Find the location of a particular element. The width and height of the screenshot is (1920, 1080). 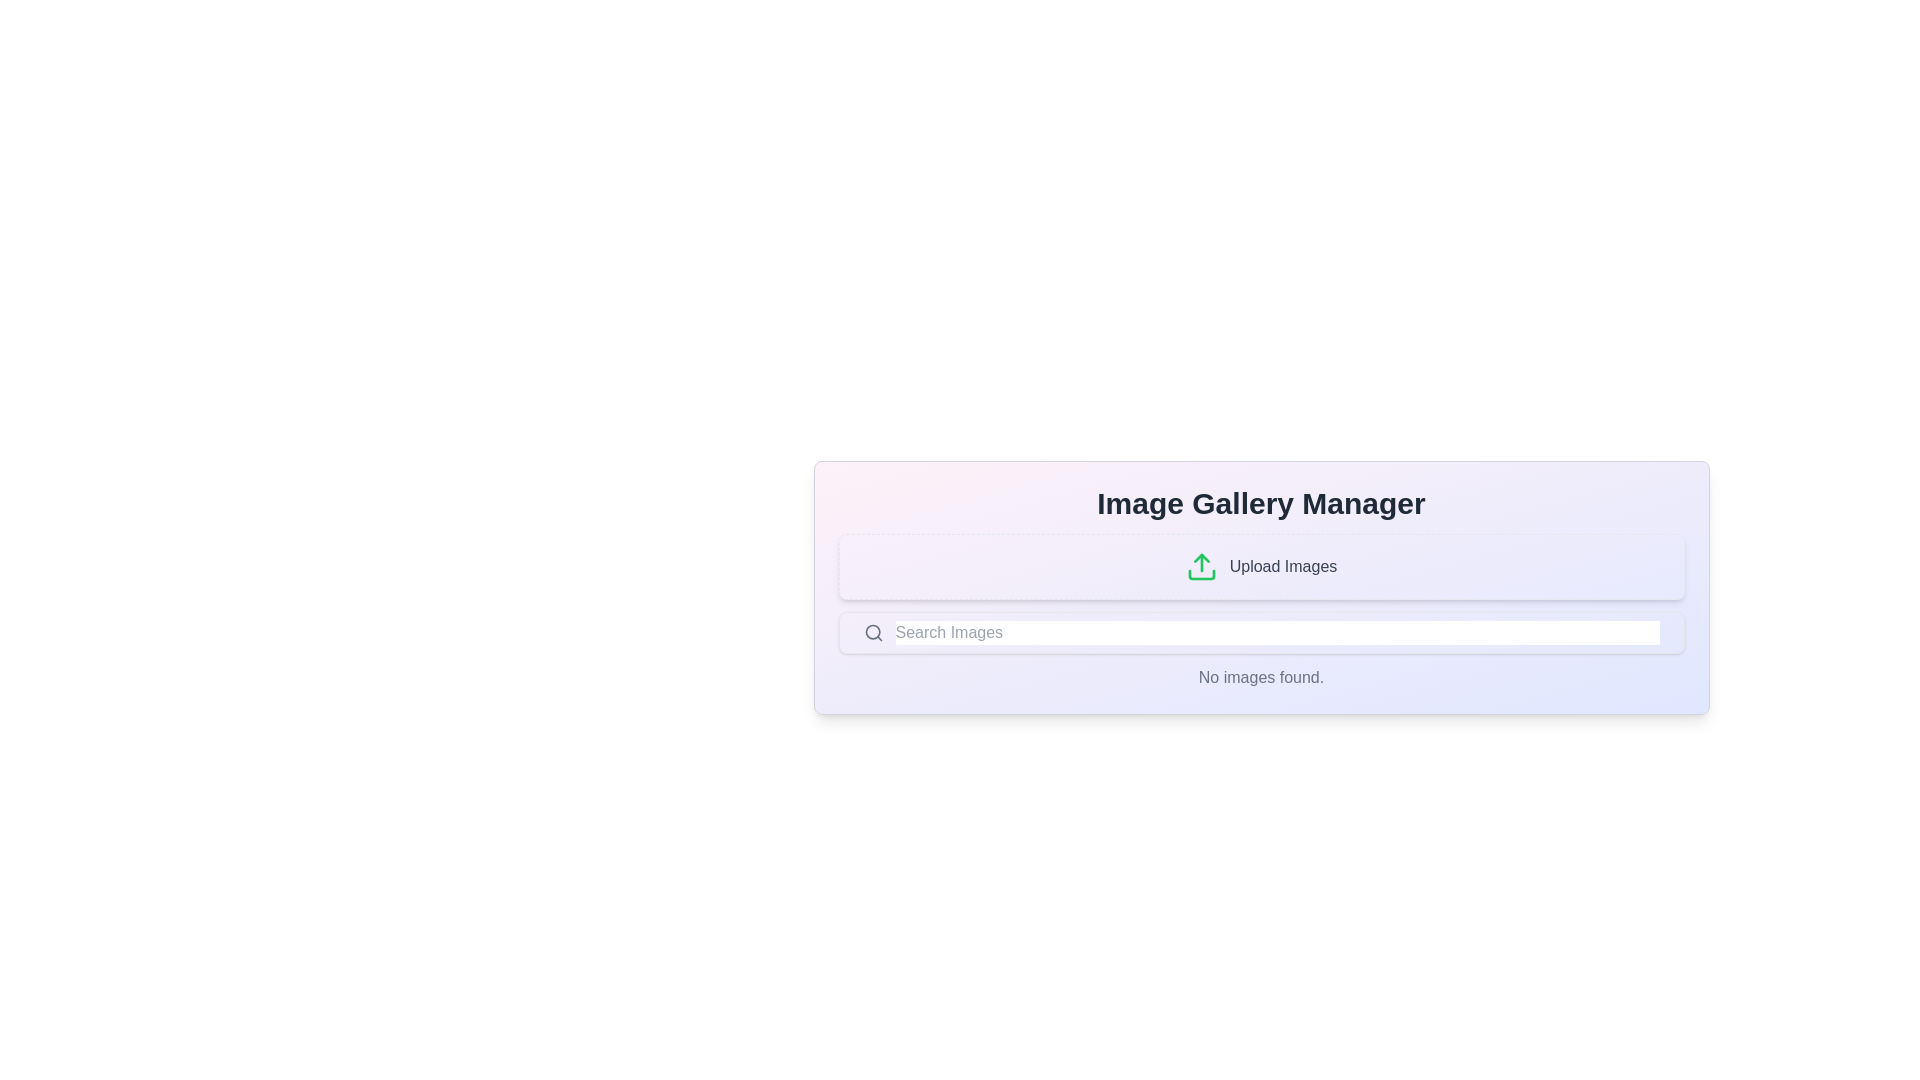

the static text element that serves as the title for the image gallery section, positioned above the 'Upload Images' button is located at coordinates (1260, 503).